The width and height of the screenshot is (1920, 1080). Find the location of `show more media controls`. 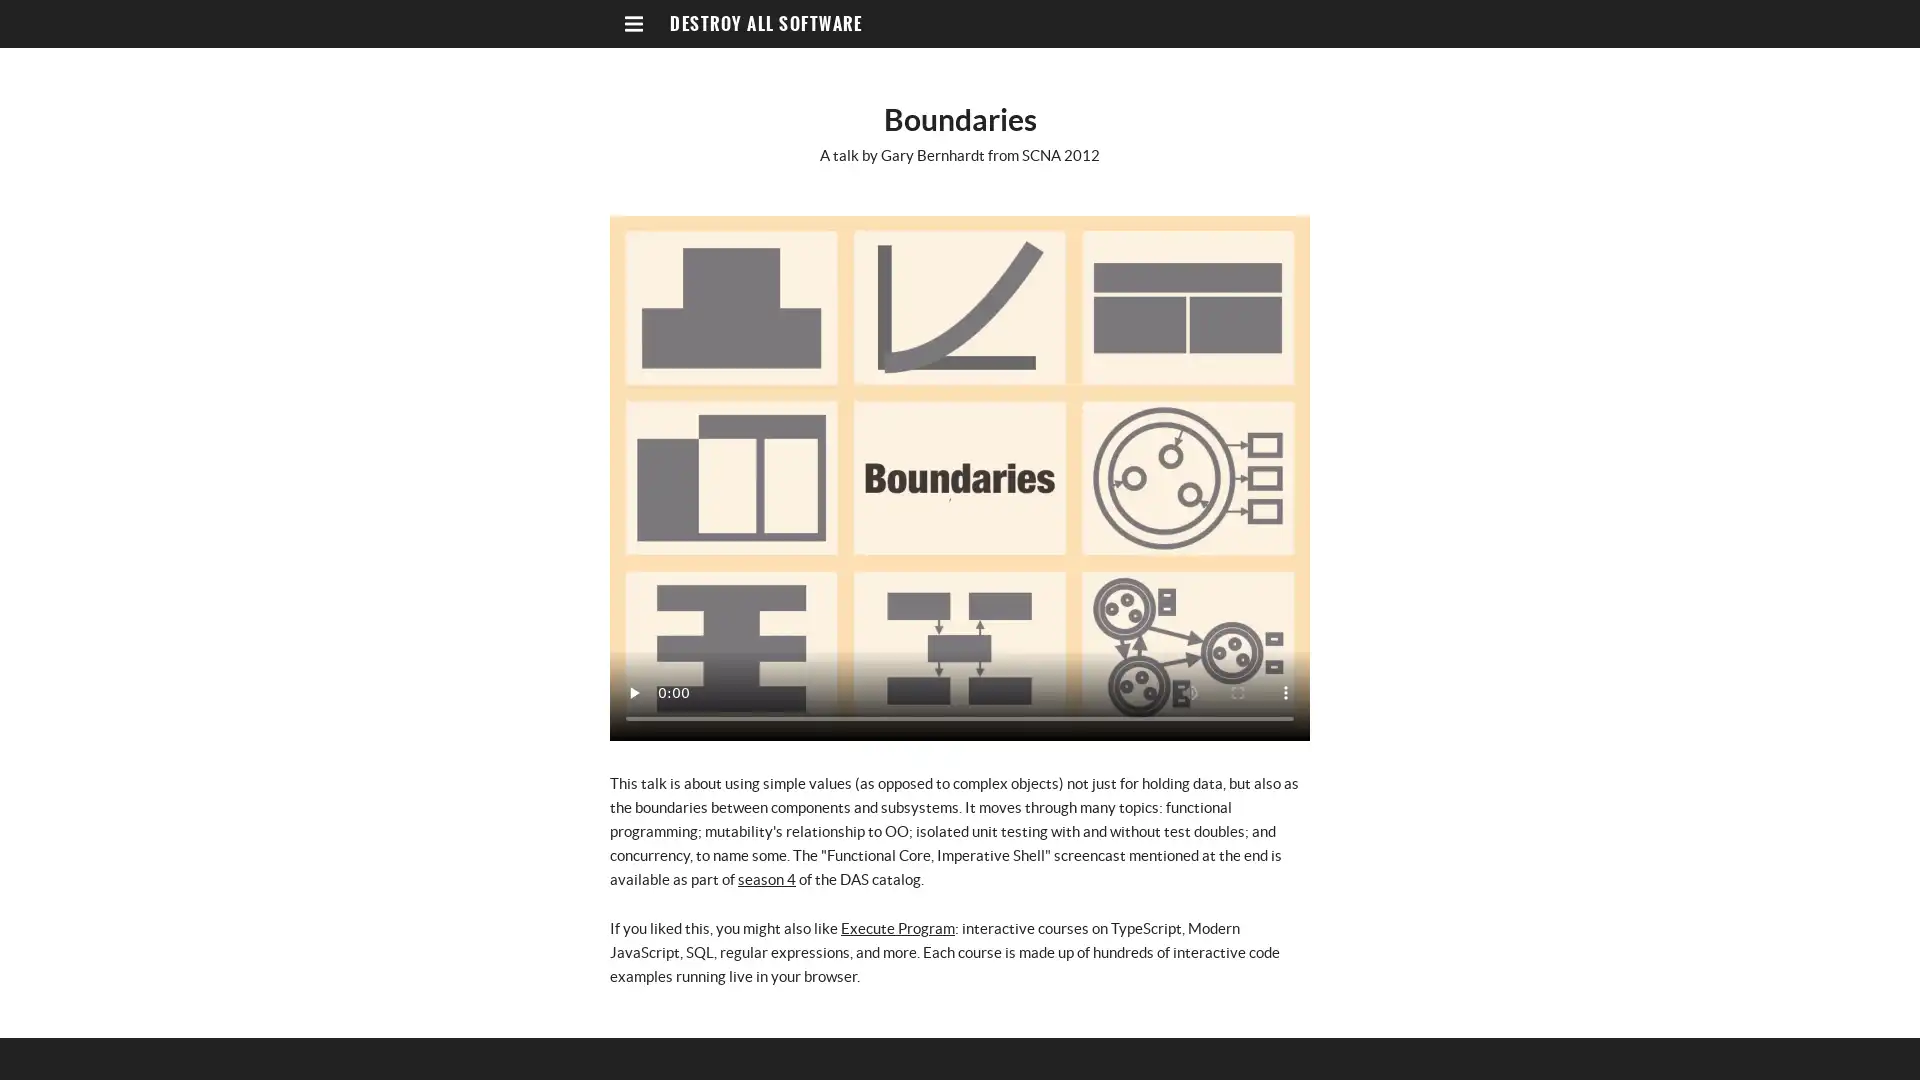

show more media controls is located at coordinates (1286, 692).